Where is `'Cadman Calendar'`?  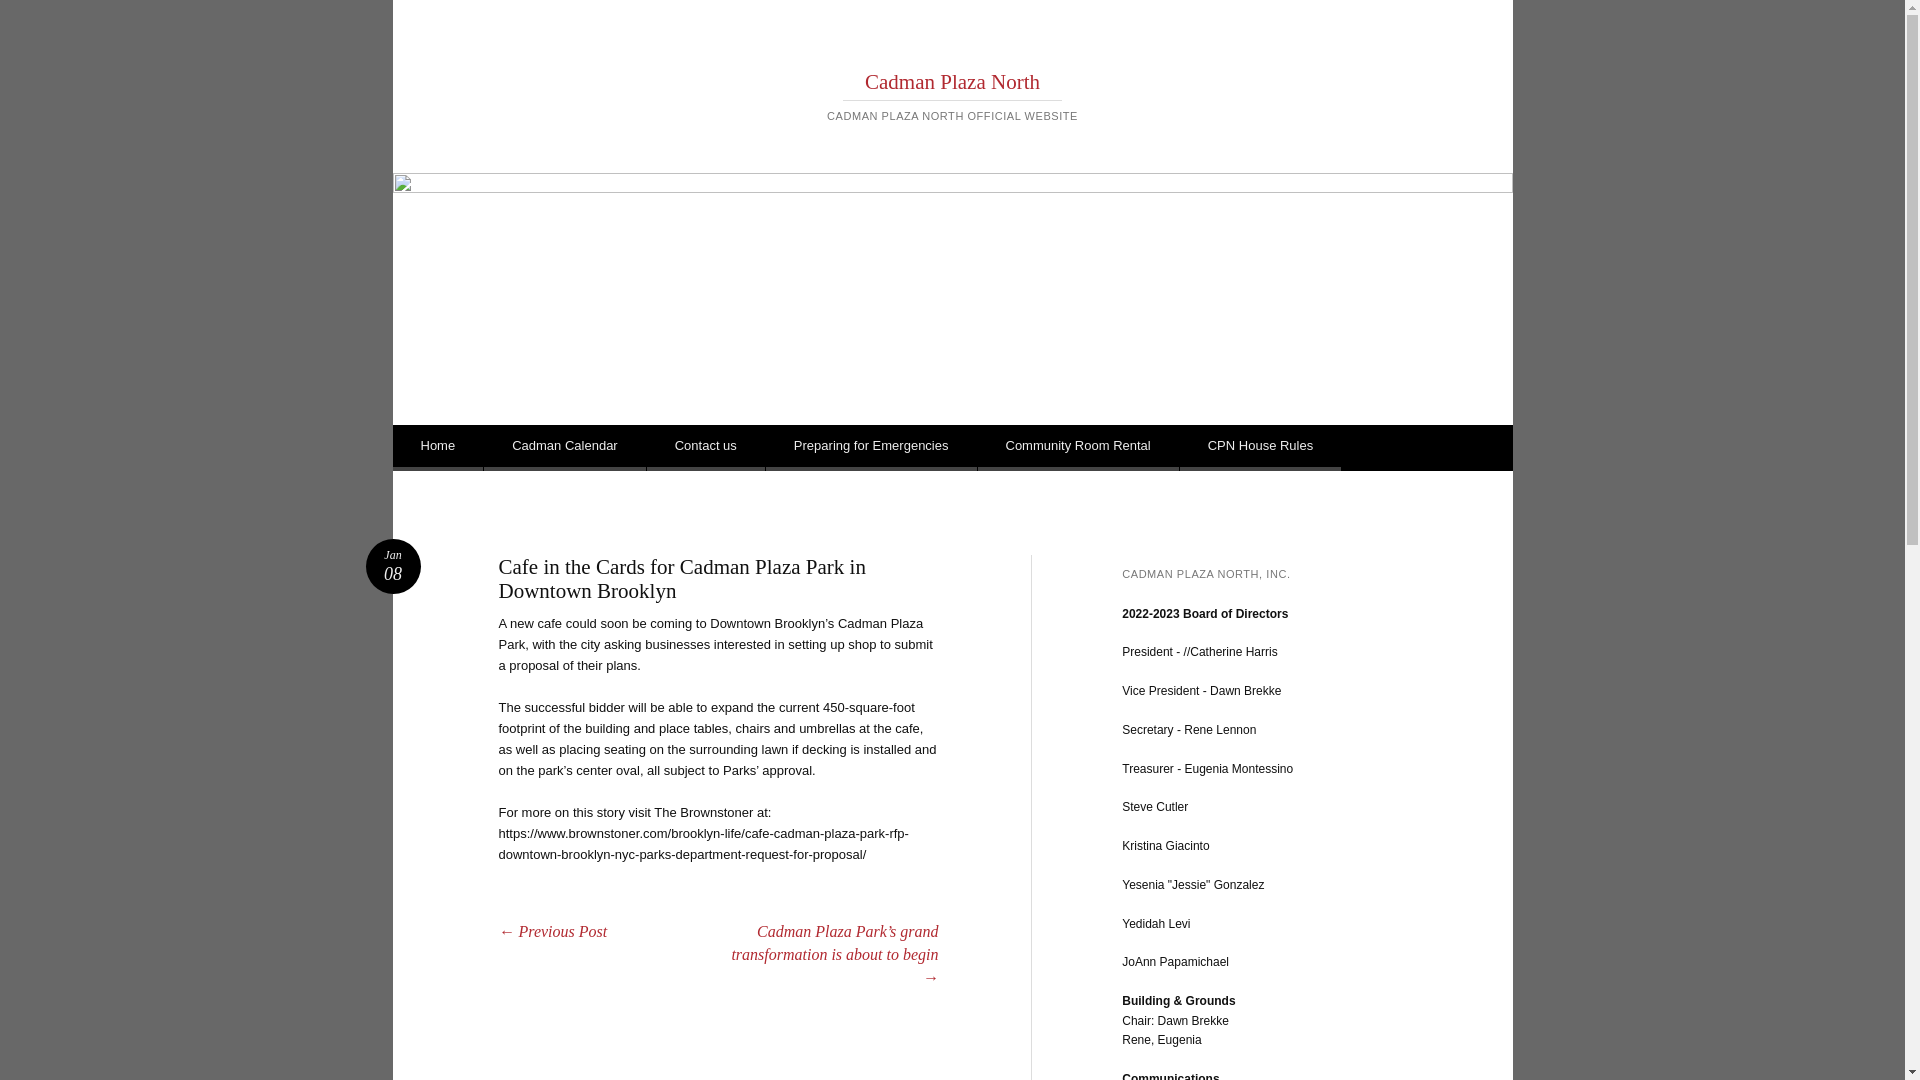
'Cadman Calendar' is located at coordinates (564, 446).